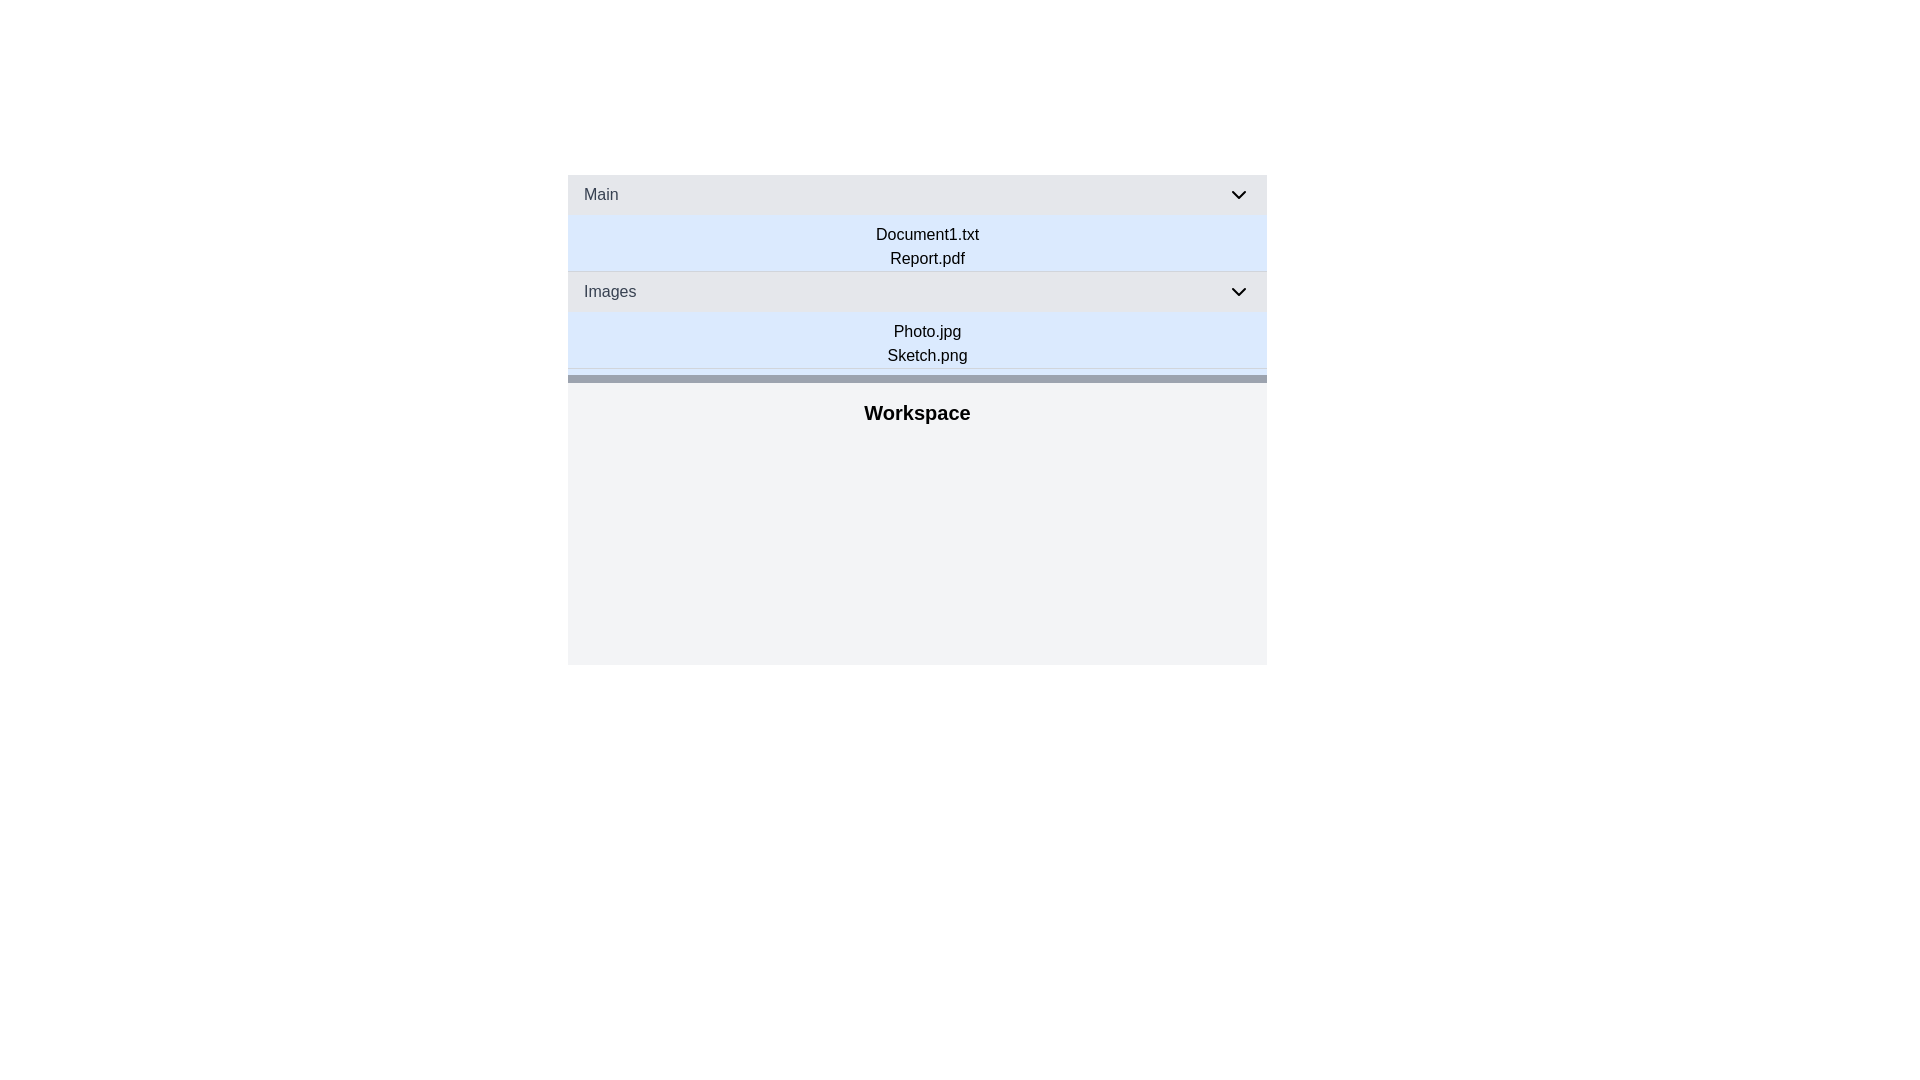  I want to click on the text label indicating a section related to image files, located in the upper-left part of the light-gray rectangular section next to an arrow-like icon, so click(609, 292).